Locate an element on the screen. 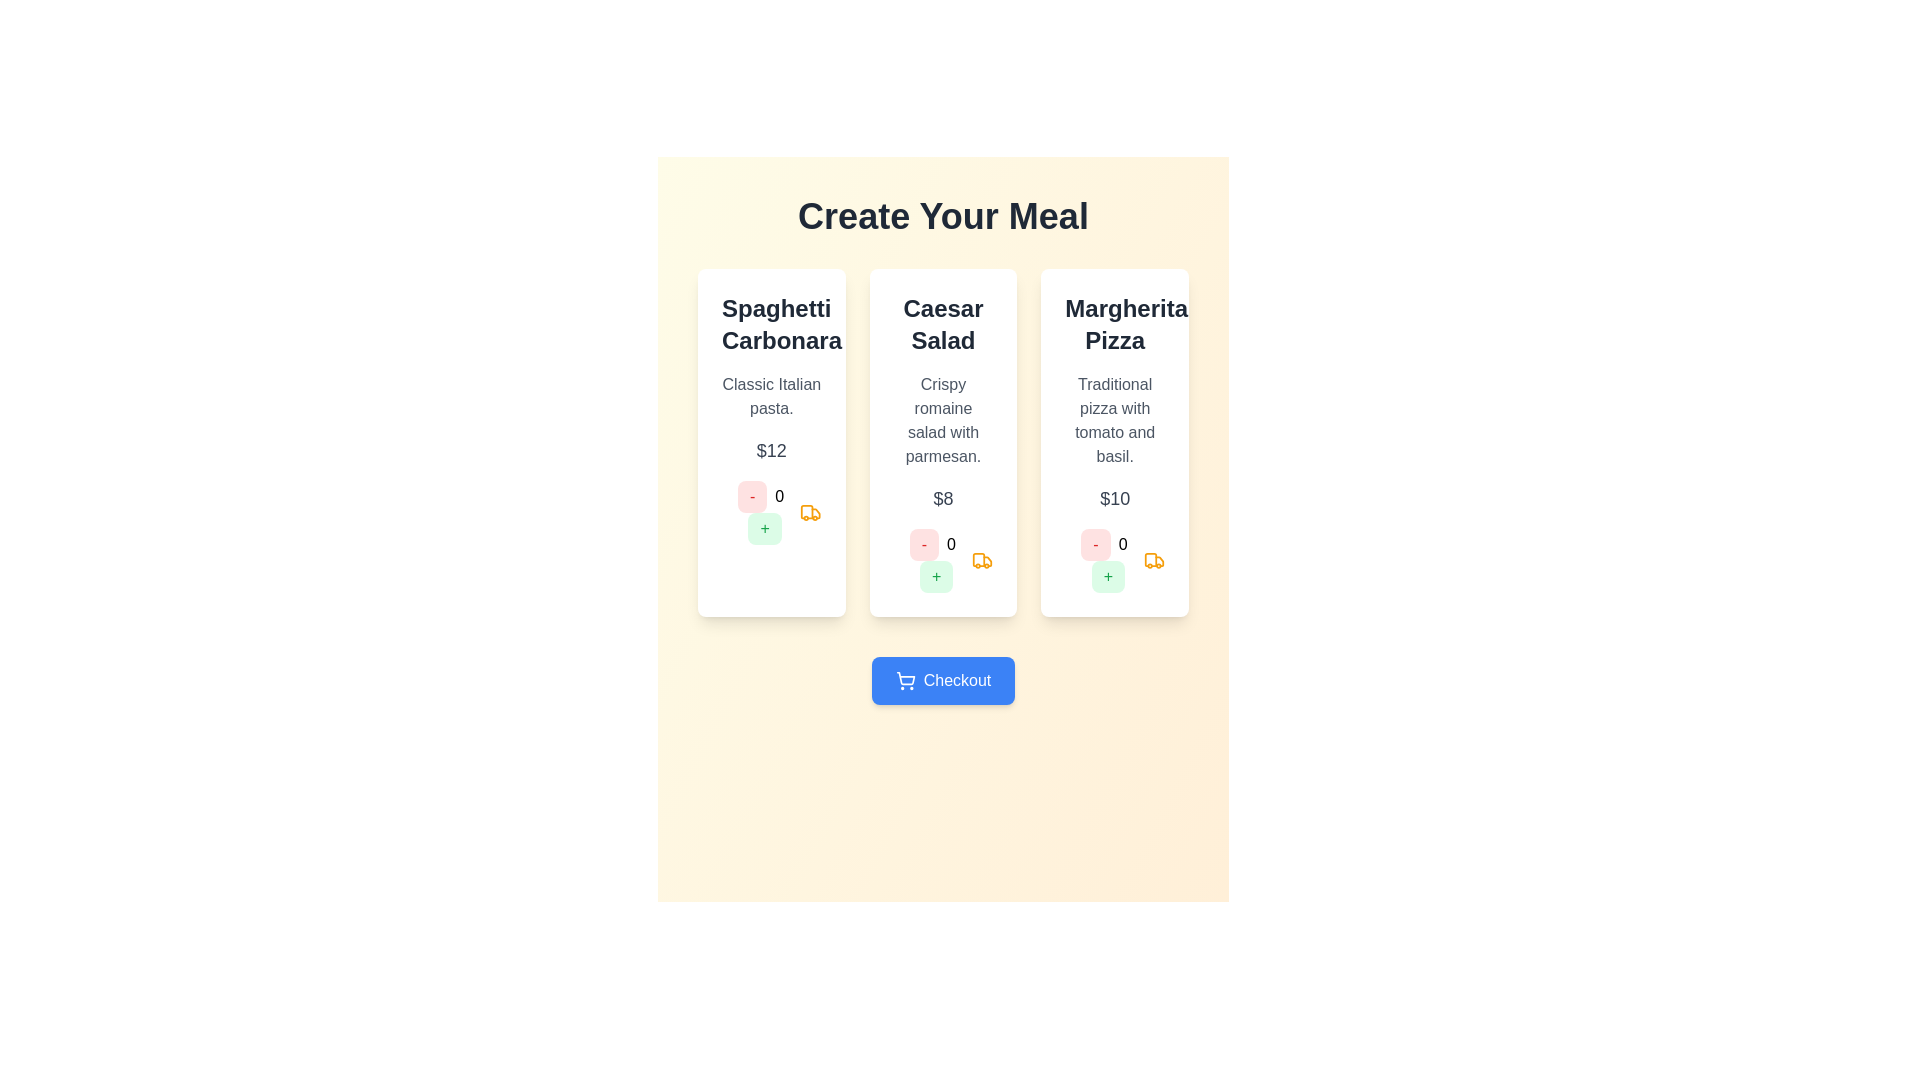  the green rounded rectangular button with a centered plus sign ('+') to increment the quantity for the Caesar Salad menu item is located at coordinates (942, 560).